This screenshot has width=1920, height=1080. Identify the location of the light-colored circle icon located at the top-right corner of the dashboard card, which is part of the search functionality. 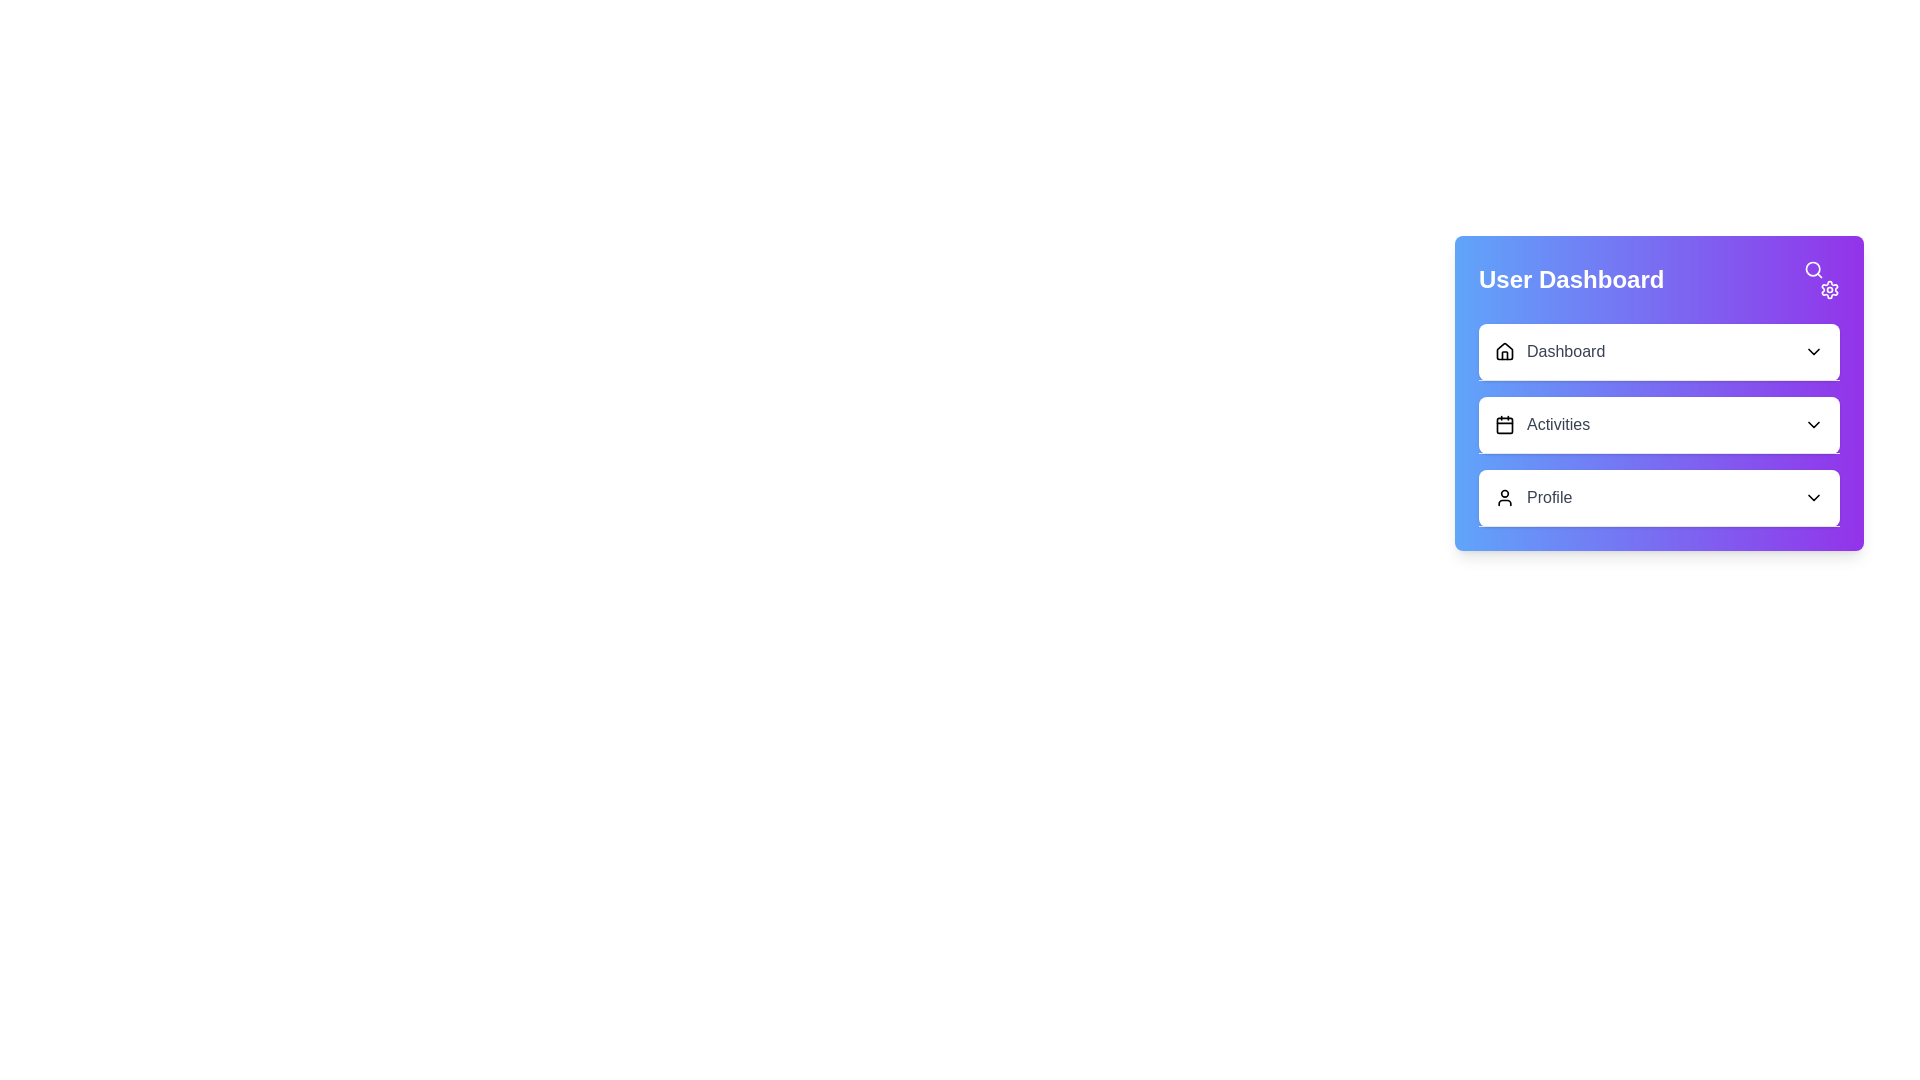
(1813, 268).